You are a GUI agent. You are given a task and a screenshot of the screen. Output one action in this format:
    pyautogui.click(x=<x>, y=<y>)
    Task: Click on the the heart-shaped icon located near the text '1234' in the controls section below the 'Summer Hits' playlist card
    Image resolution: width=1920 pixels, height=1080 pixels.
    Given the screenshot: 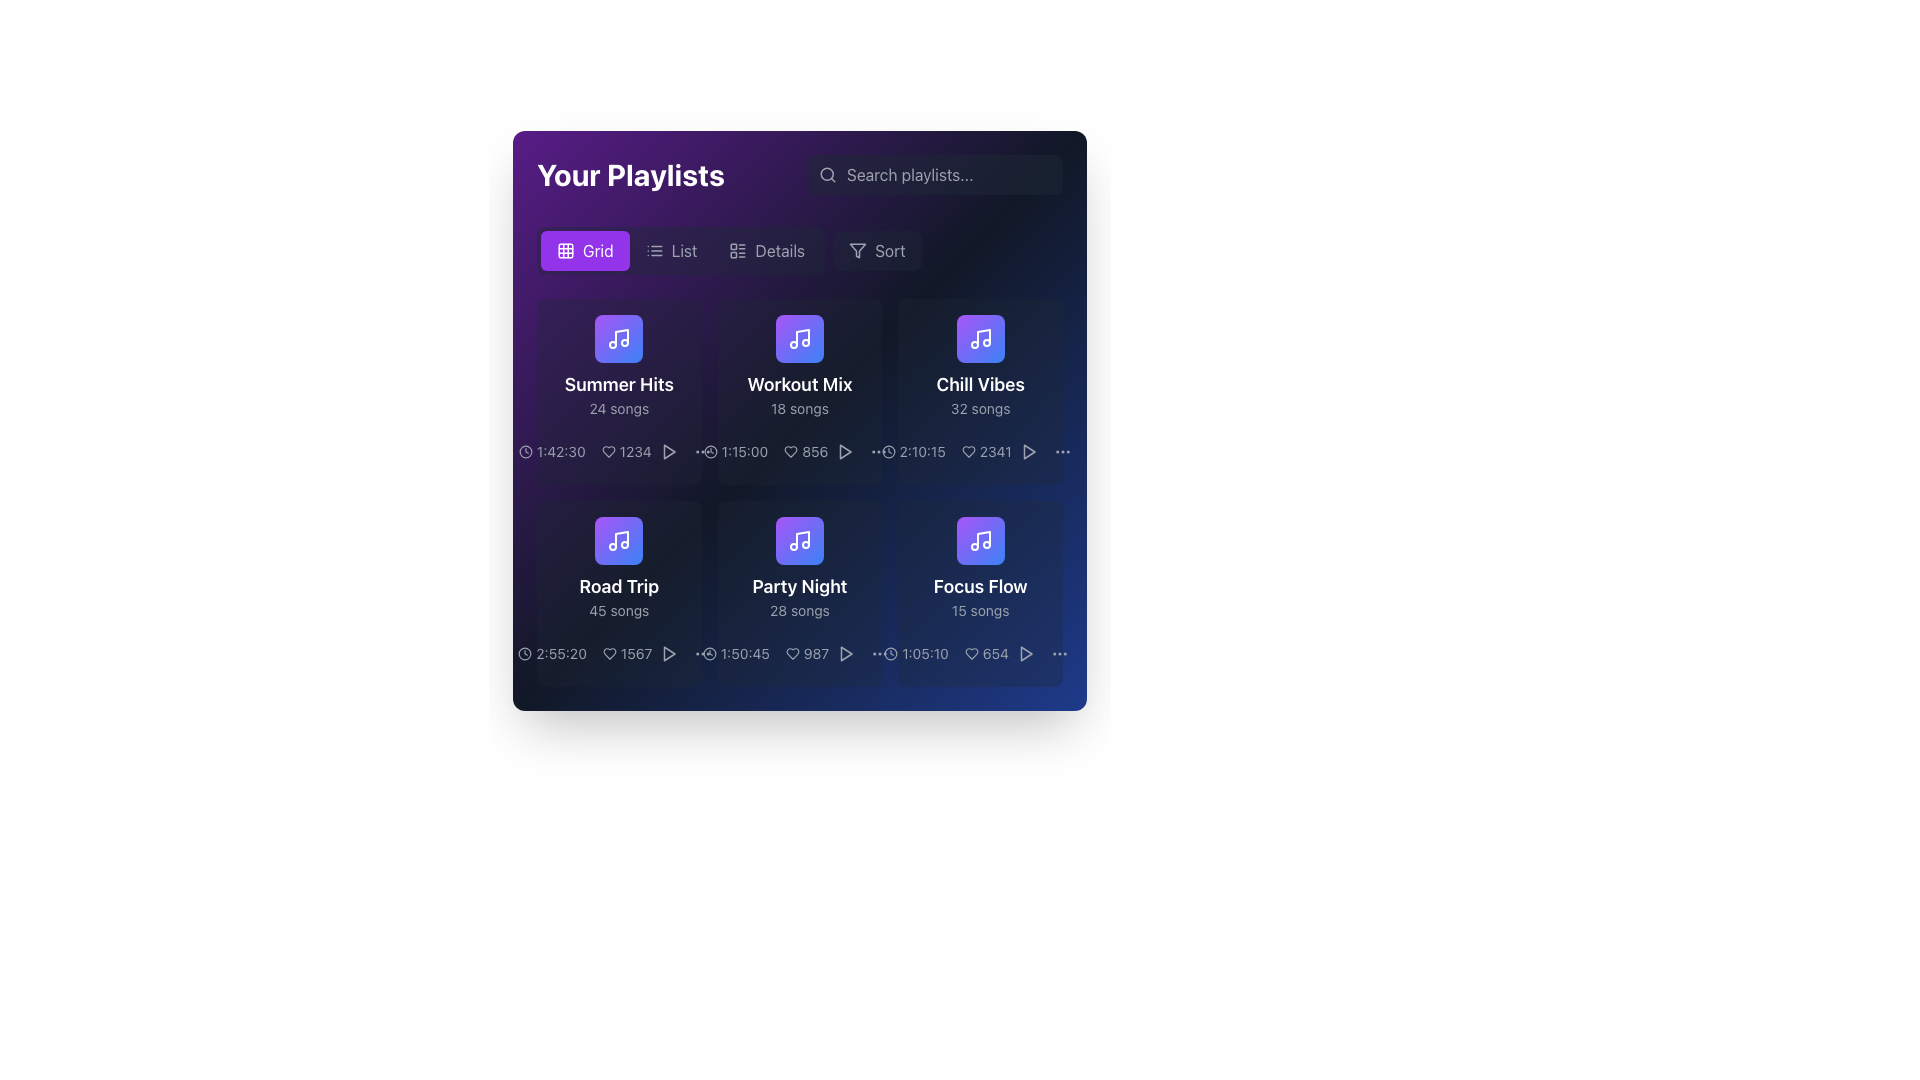 What is the action you would take?
    pyautogui.click(x=607, y=451)
    